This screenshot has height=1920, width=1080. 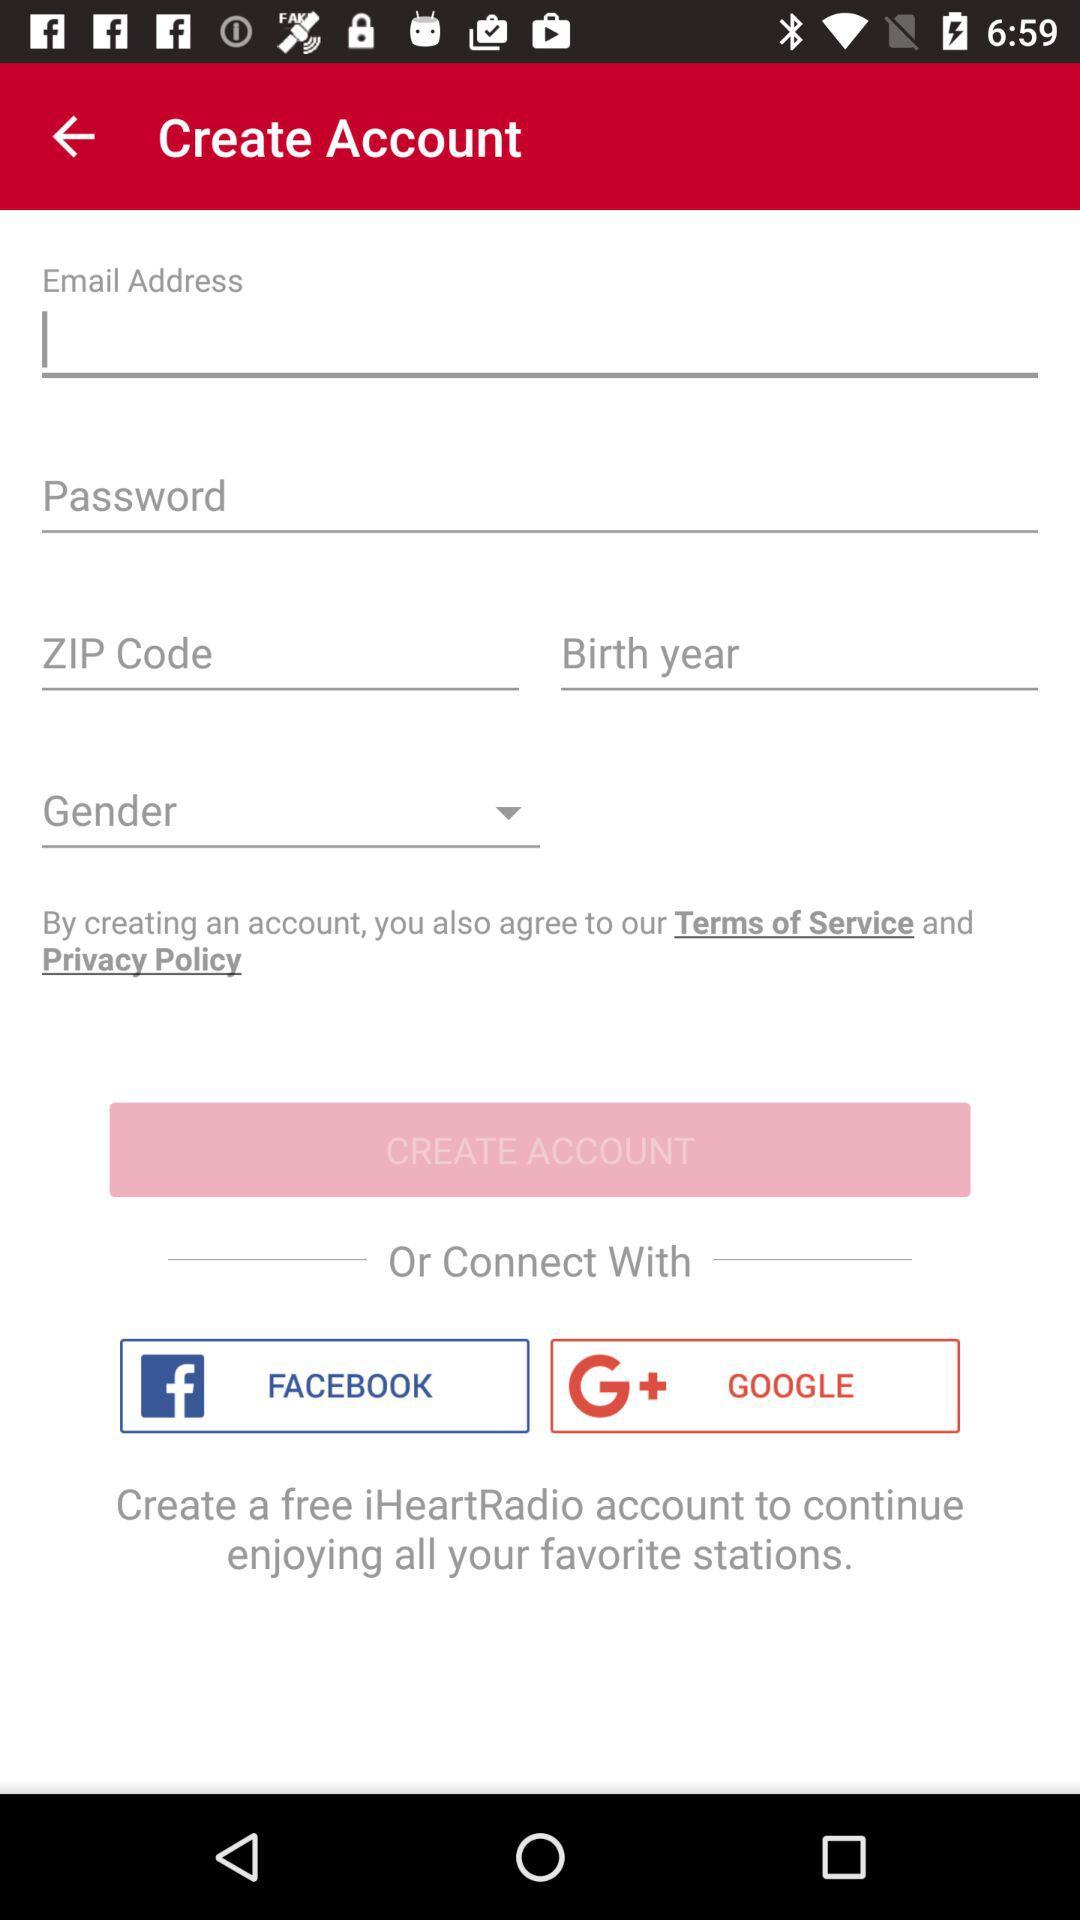 What do you see at coordinates (290, 817) in the screenshot?
I see `icon above by creating an icon` at bounding box center [290, 817].